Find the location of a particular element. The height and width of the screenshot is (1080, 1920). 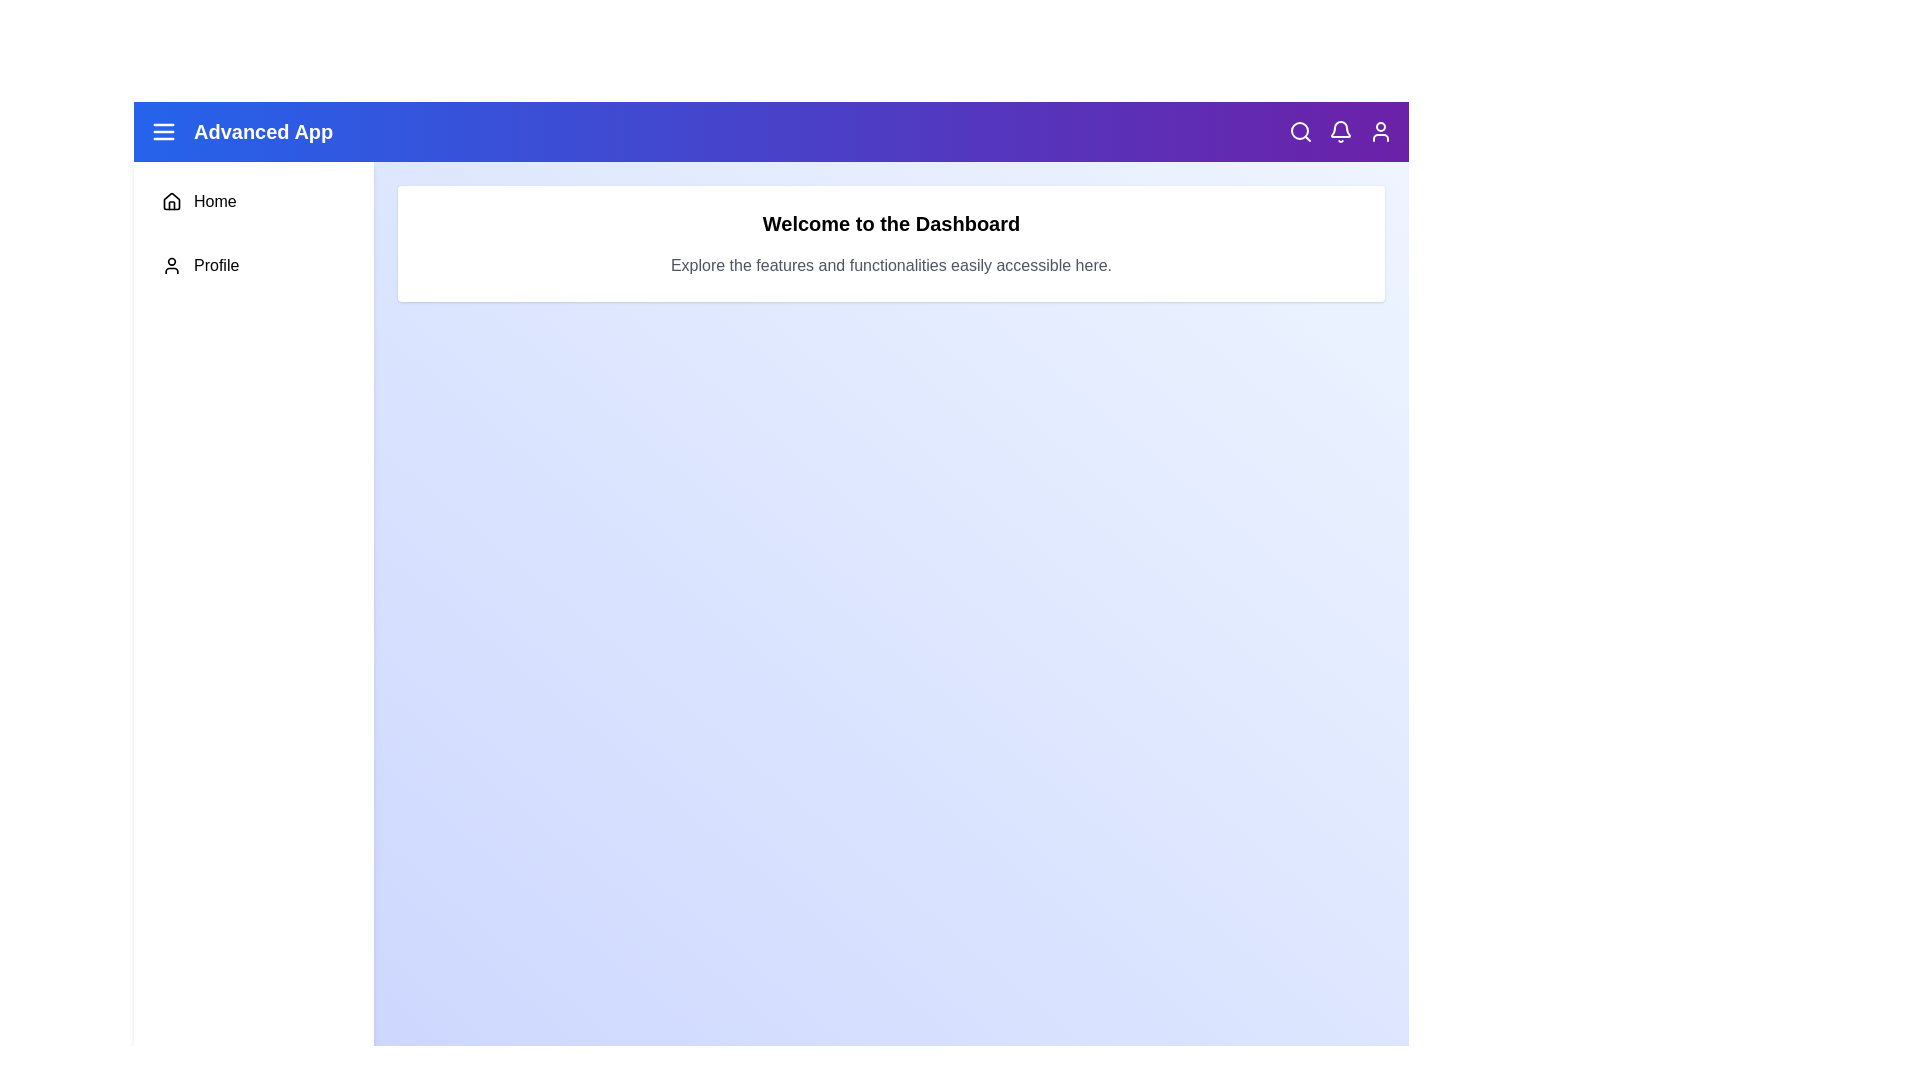

the menu icon to toggle the sidebar visibility is located at coordinates (163, 131).